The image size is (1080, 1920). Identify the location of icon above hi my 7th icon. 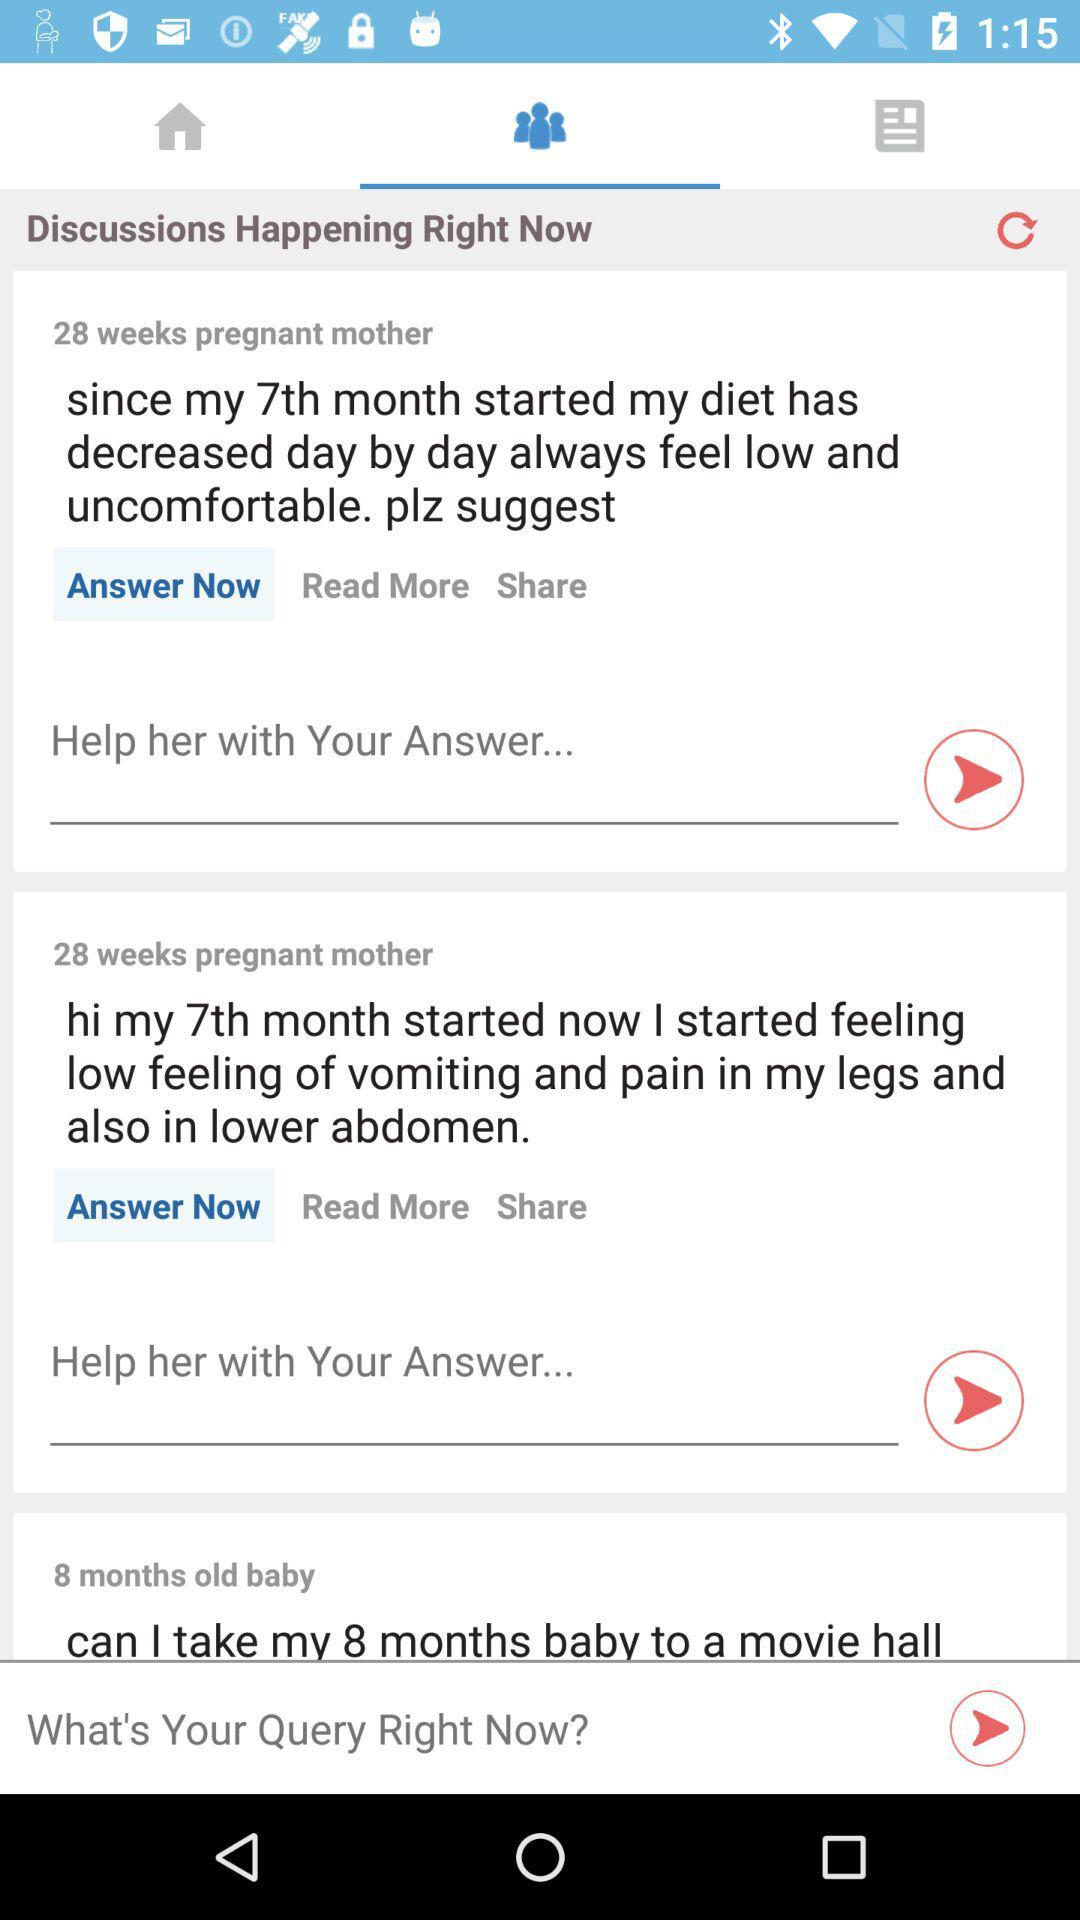
(743, 930).